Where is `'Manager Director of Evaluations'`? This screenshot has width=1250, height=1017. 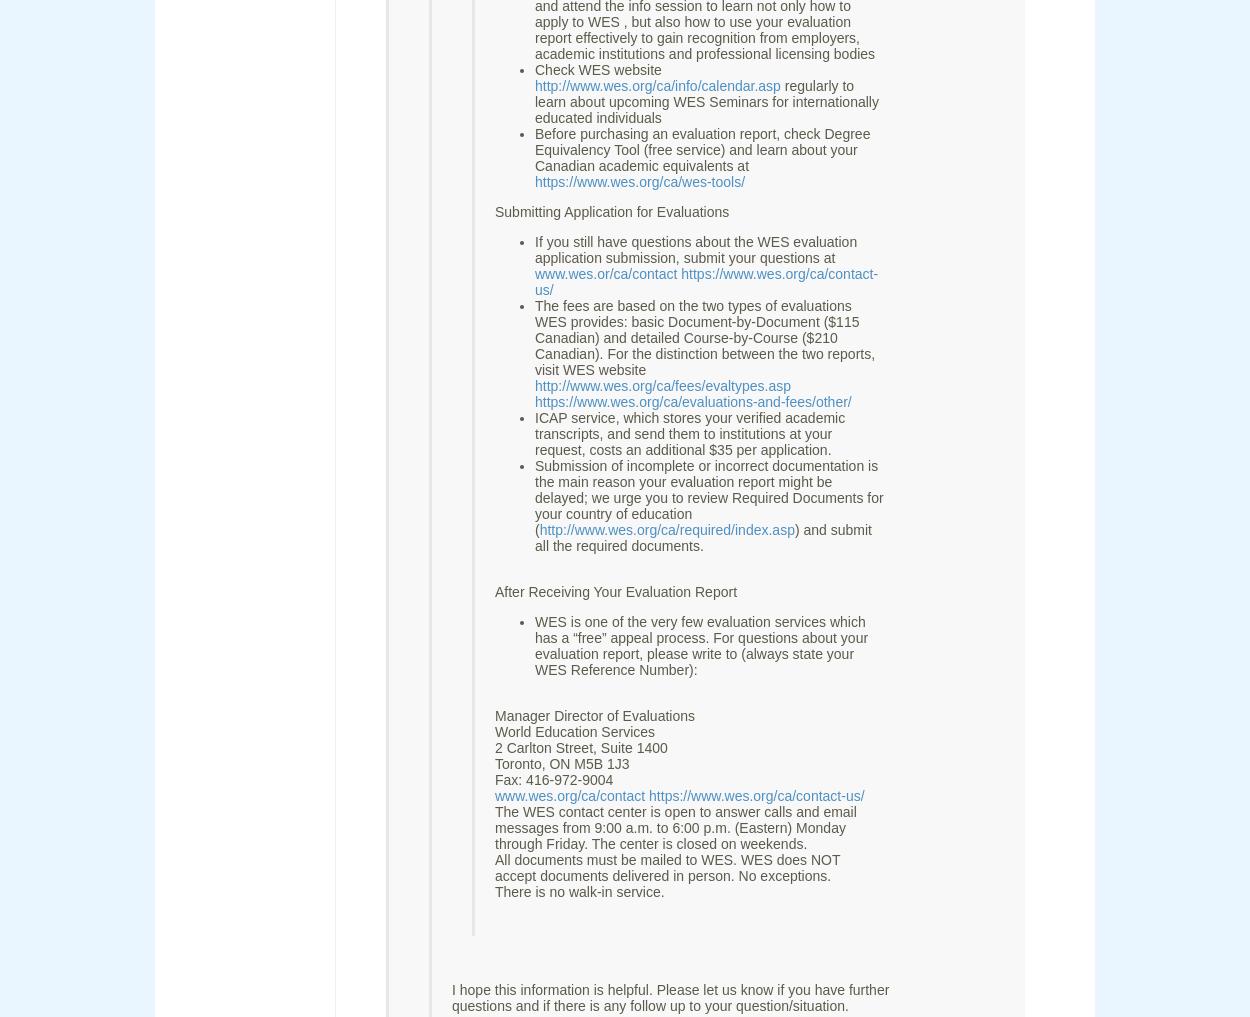 'Manager Director of Evaluations' is located at coordinates (594, 714).